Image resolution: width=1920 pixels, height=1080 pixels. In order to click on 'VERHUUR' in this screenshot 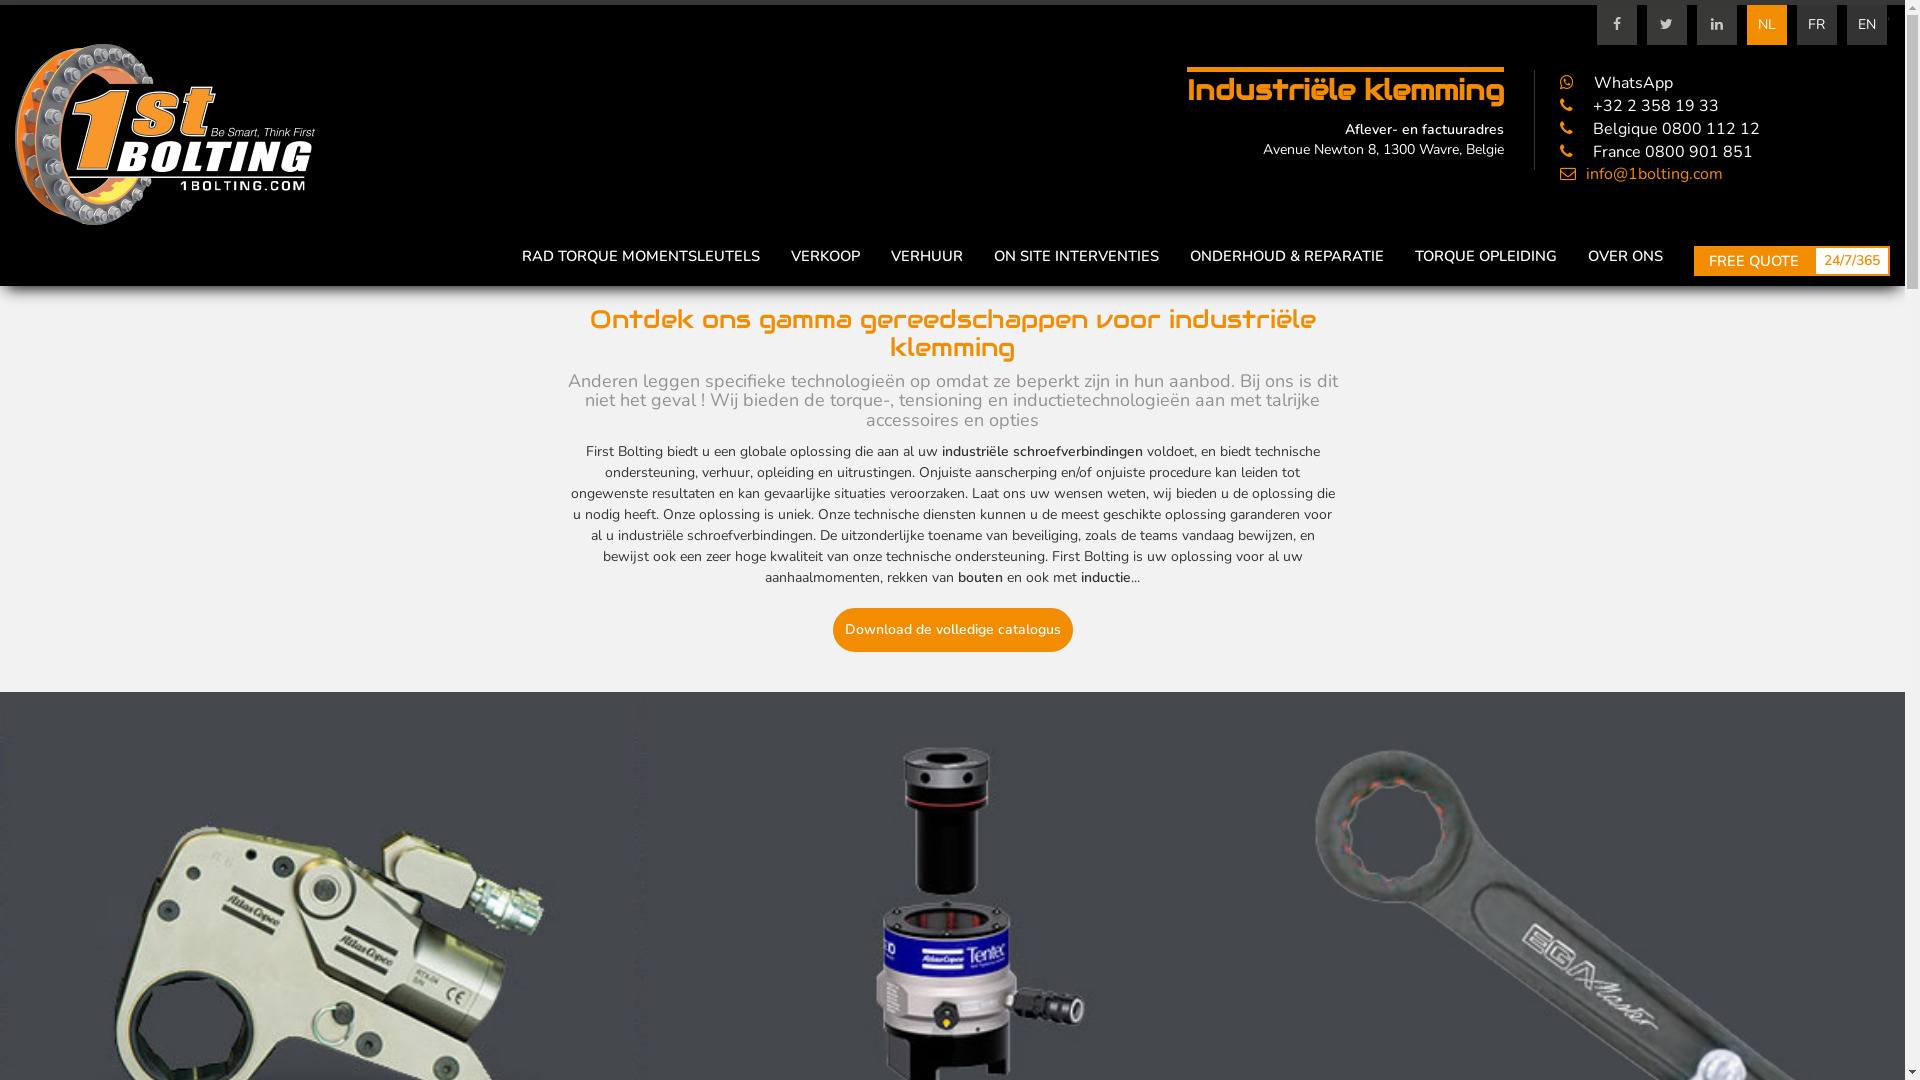, I will do `click(890, 254)`.